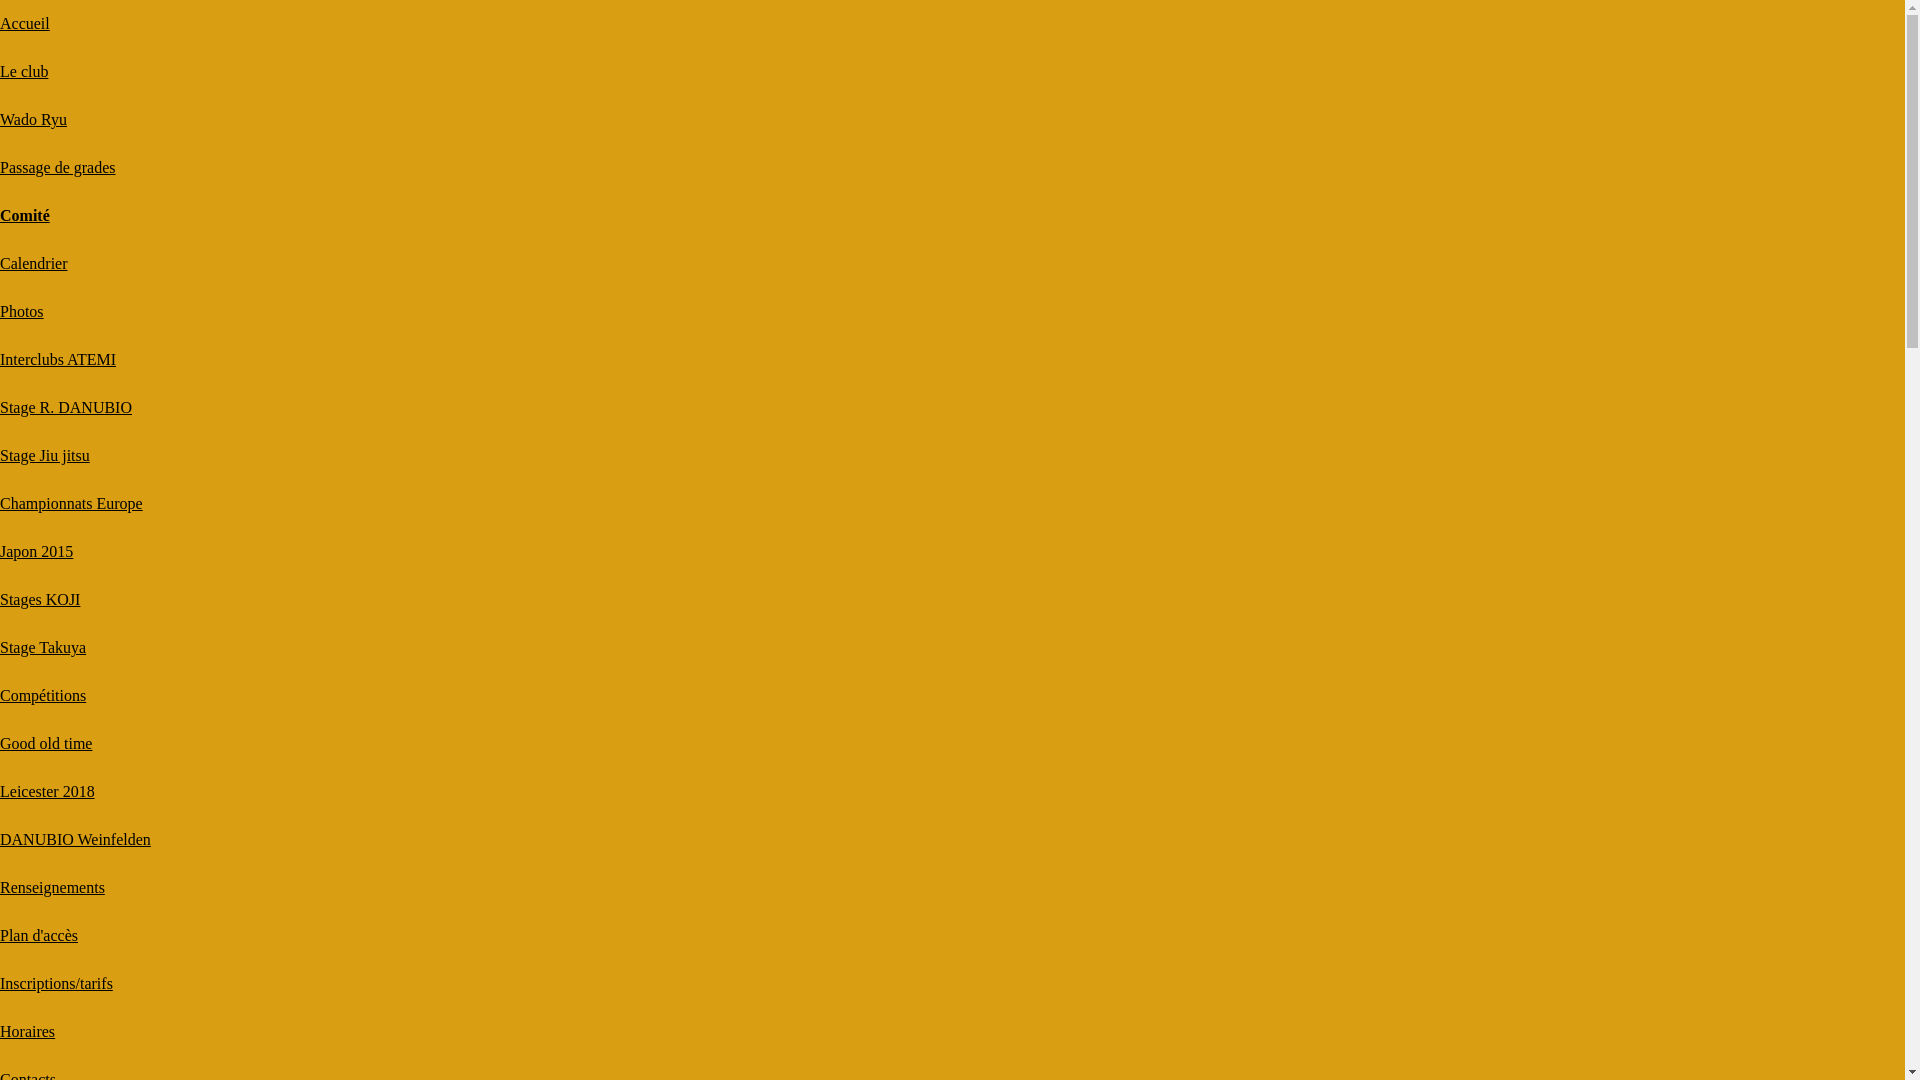  I want to click on 'Stage Jiu jitsu', so click(0, 455).